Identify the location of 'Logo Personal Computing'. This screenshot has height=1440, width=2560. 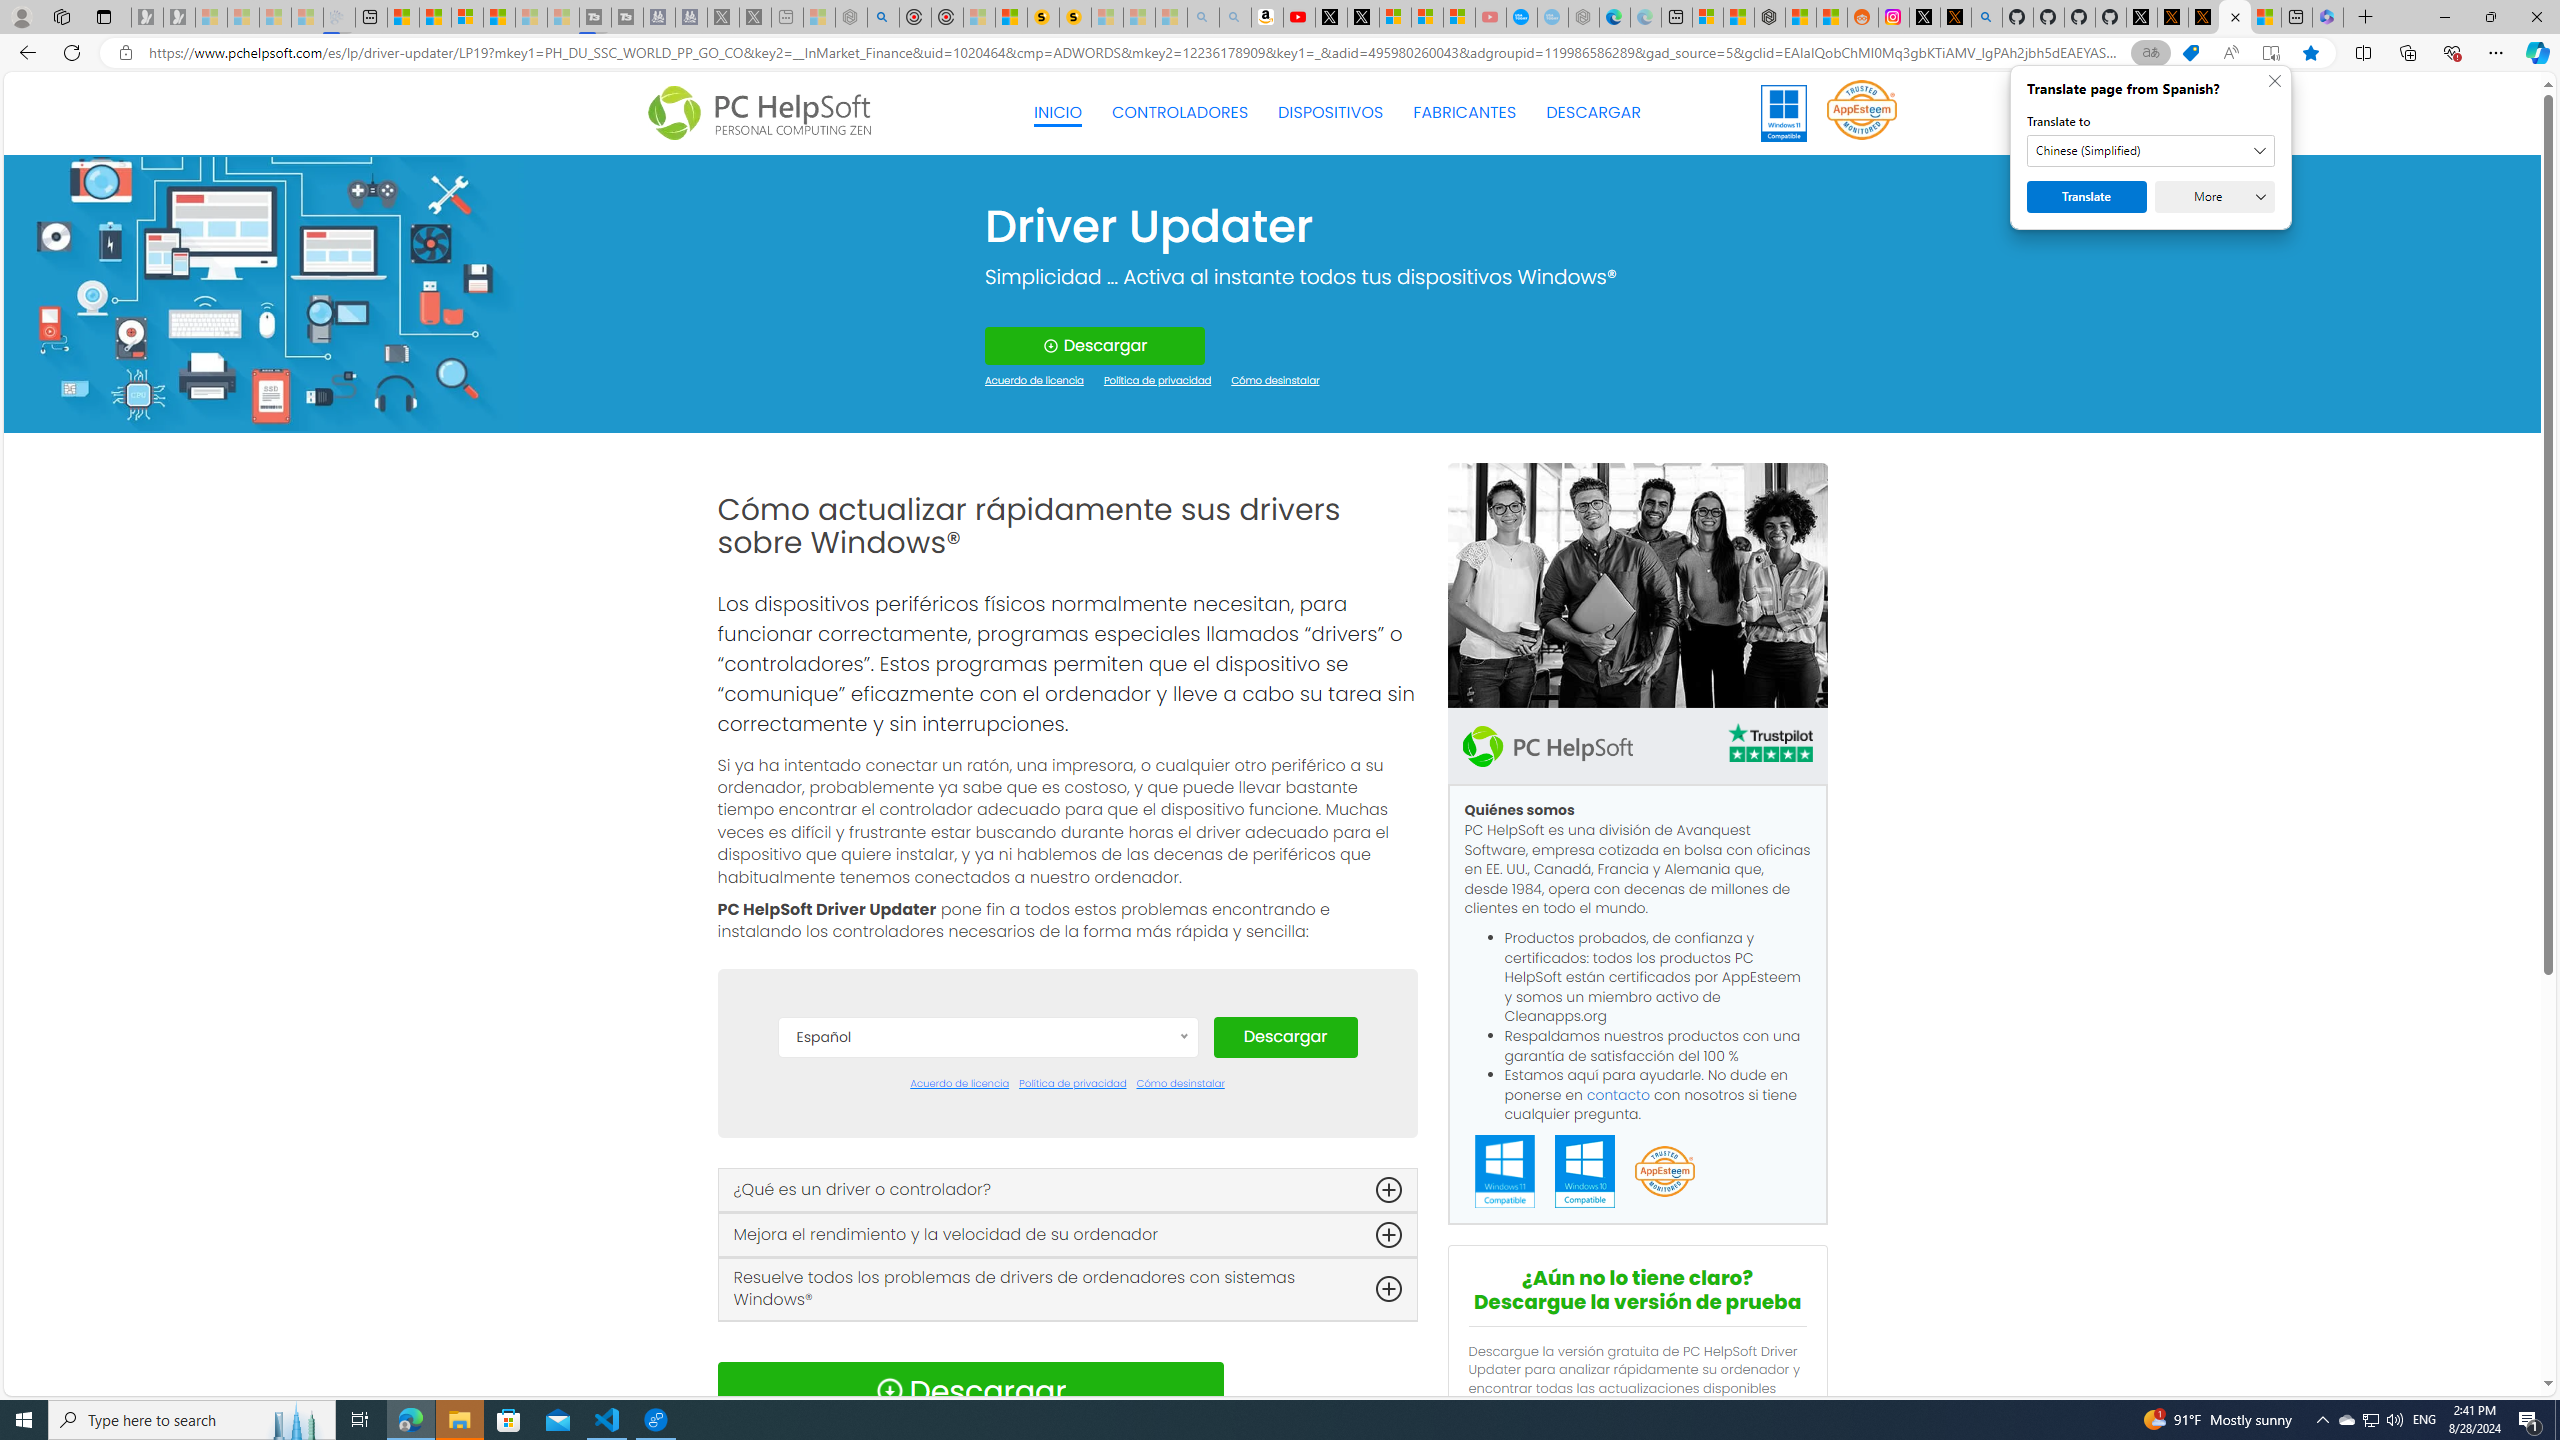
(765, 112).